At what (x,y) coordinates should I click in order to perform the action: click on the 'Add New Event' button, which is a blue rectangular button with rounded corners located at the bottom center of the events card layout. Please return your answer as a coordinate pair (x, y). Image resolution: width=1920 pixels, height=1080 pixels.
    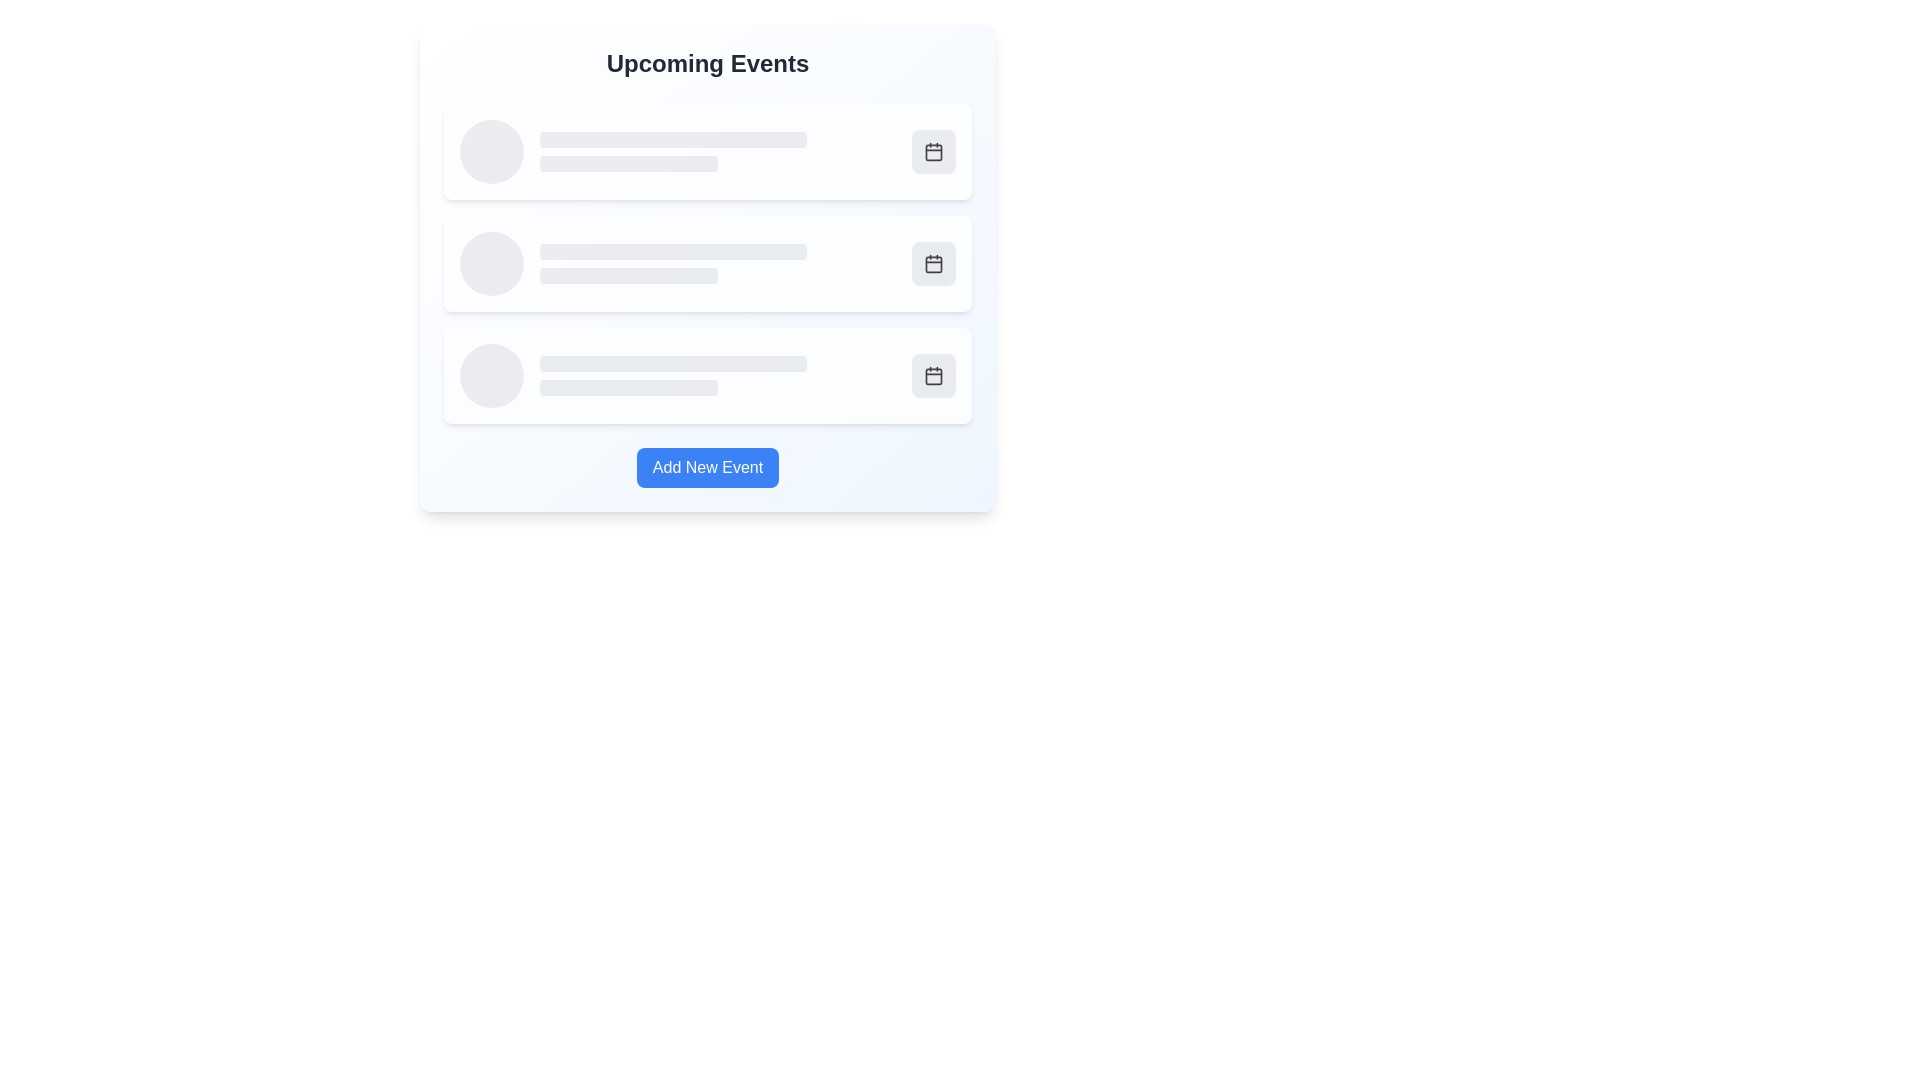
    Looking at the image, I should click on (708, 467).